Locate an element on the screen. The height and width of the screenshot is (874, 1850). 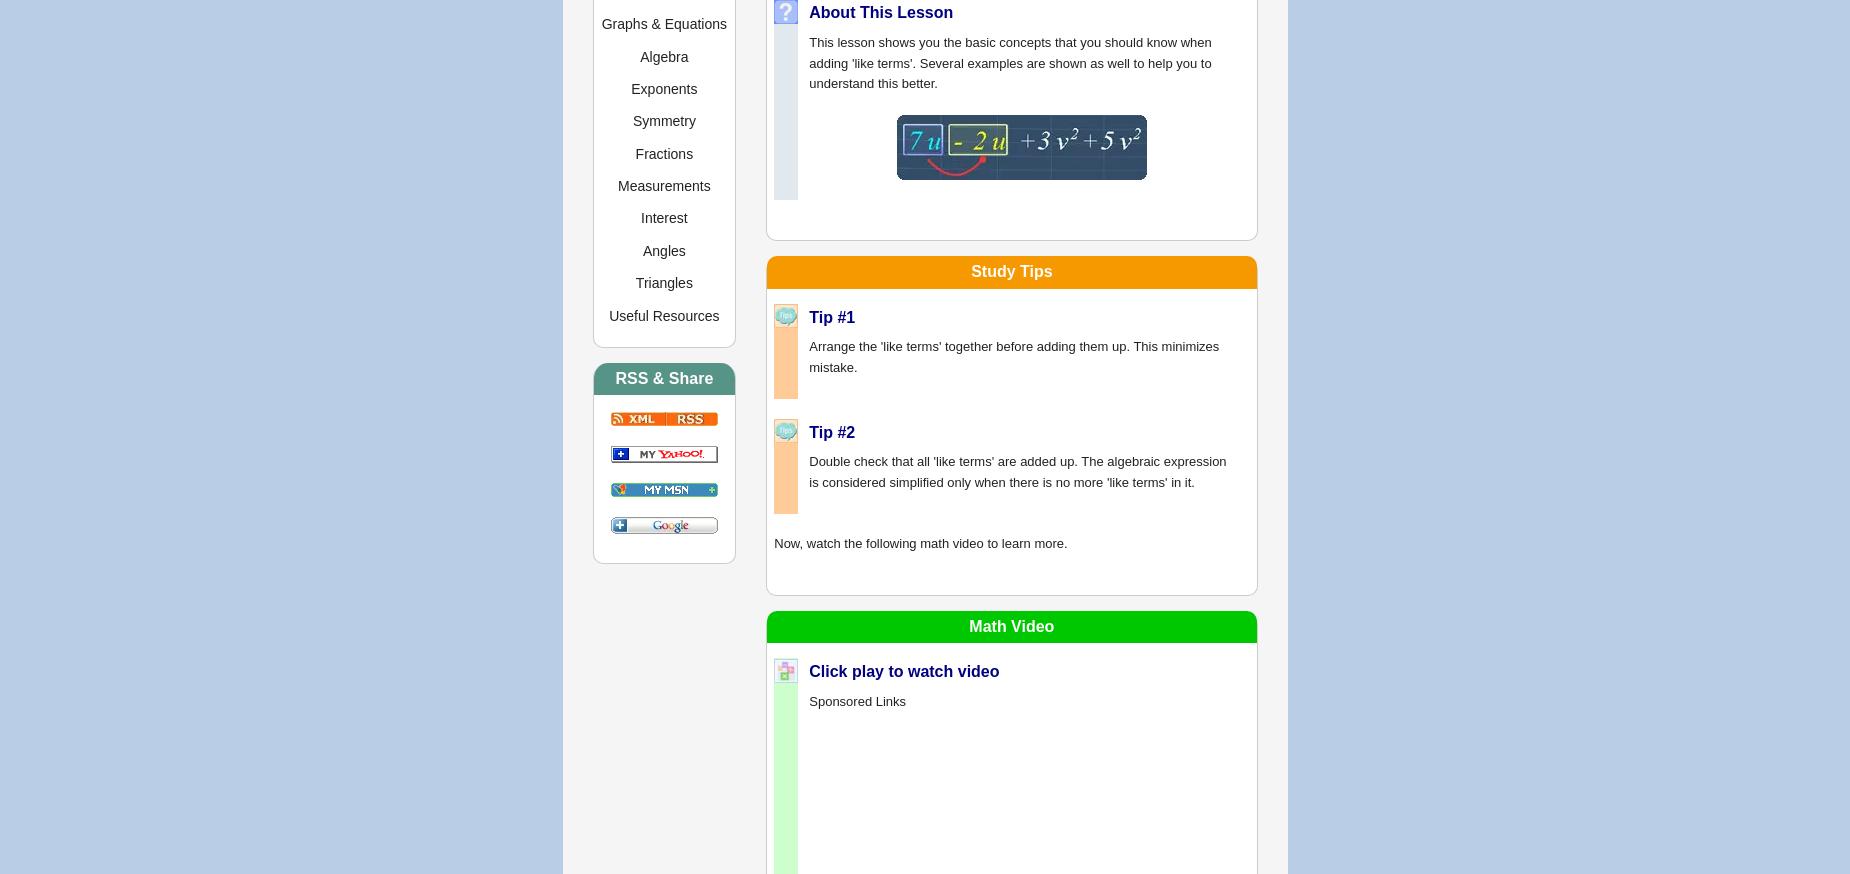
'Fractions' is located at coordinates (663, 152).